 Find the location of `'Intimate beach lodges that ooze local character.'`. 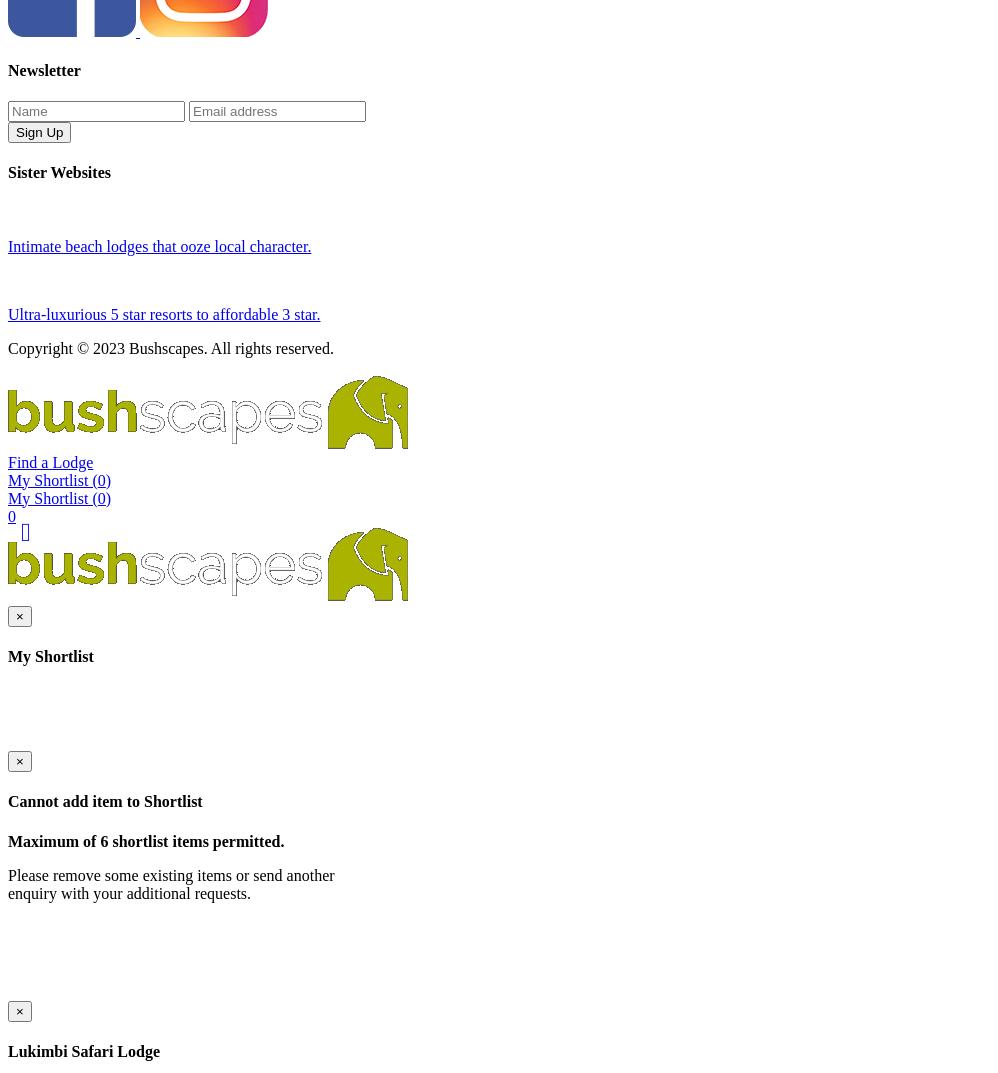

'Intimate beach lodges that ooze local character.' is located at coordinates (158, 313).